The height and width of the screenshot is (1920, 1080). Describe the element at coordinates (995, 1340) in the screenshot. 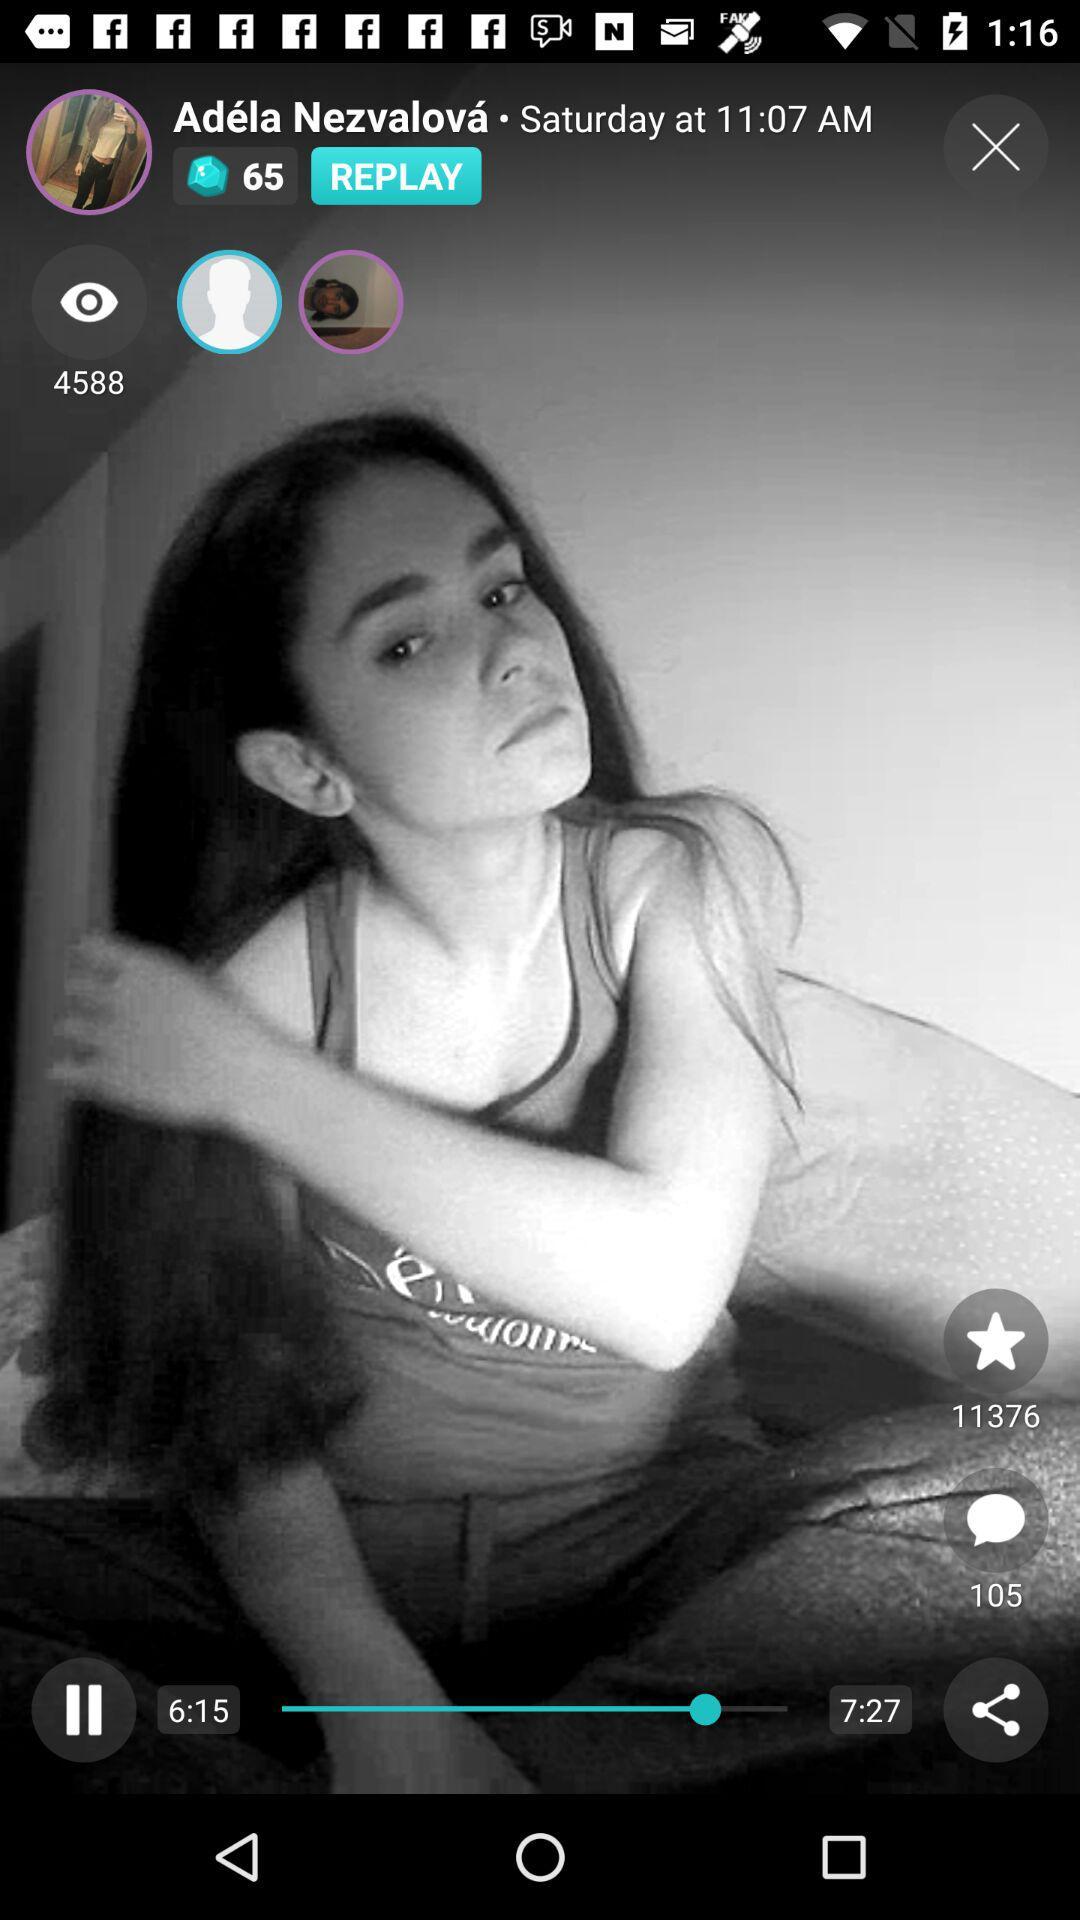

I see `picture` at that location.